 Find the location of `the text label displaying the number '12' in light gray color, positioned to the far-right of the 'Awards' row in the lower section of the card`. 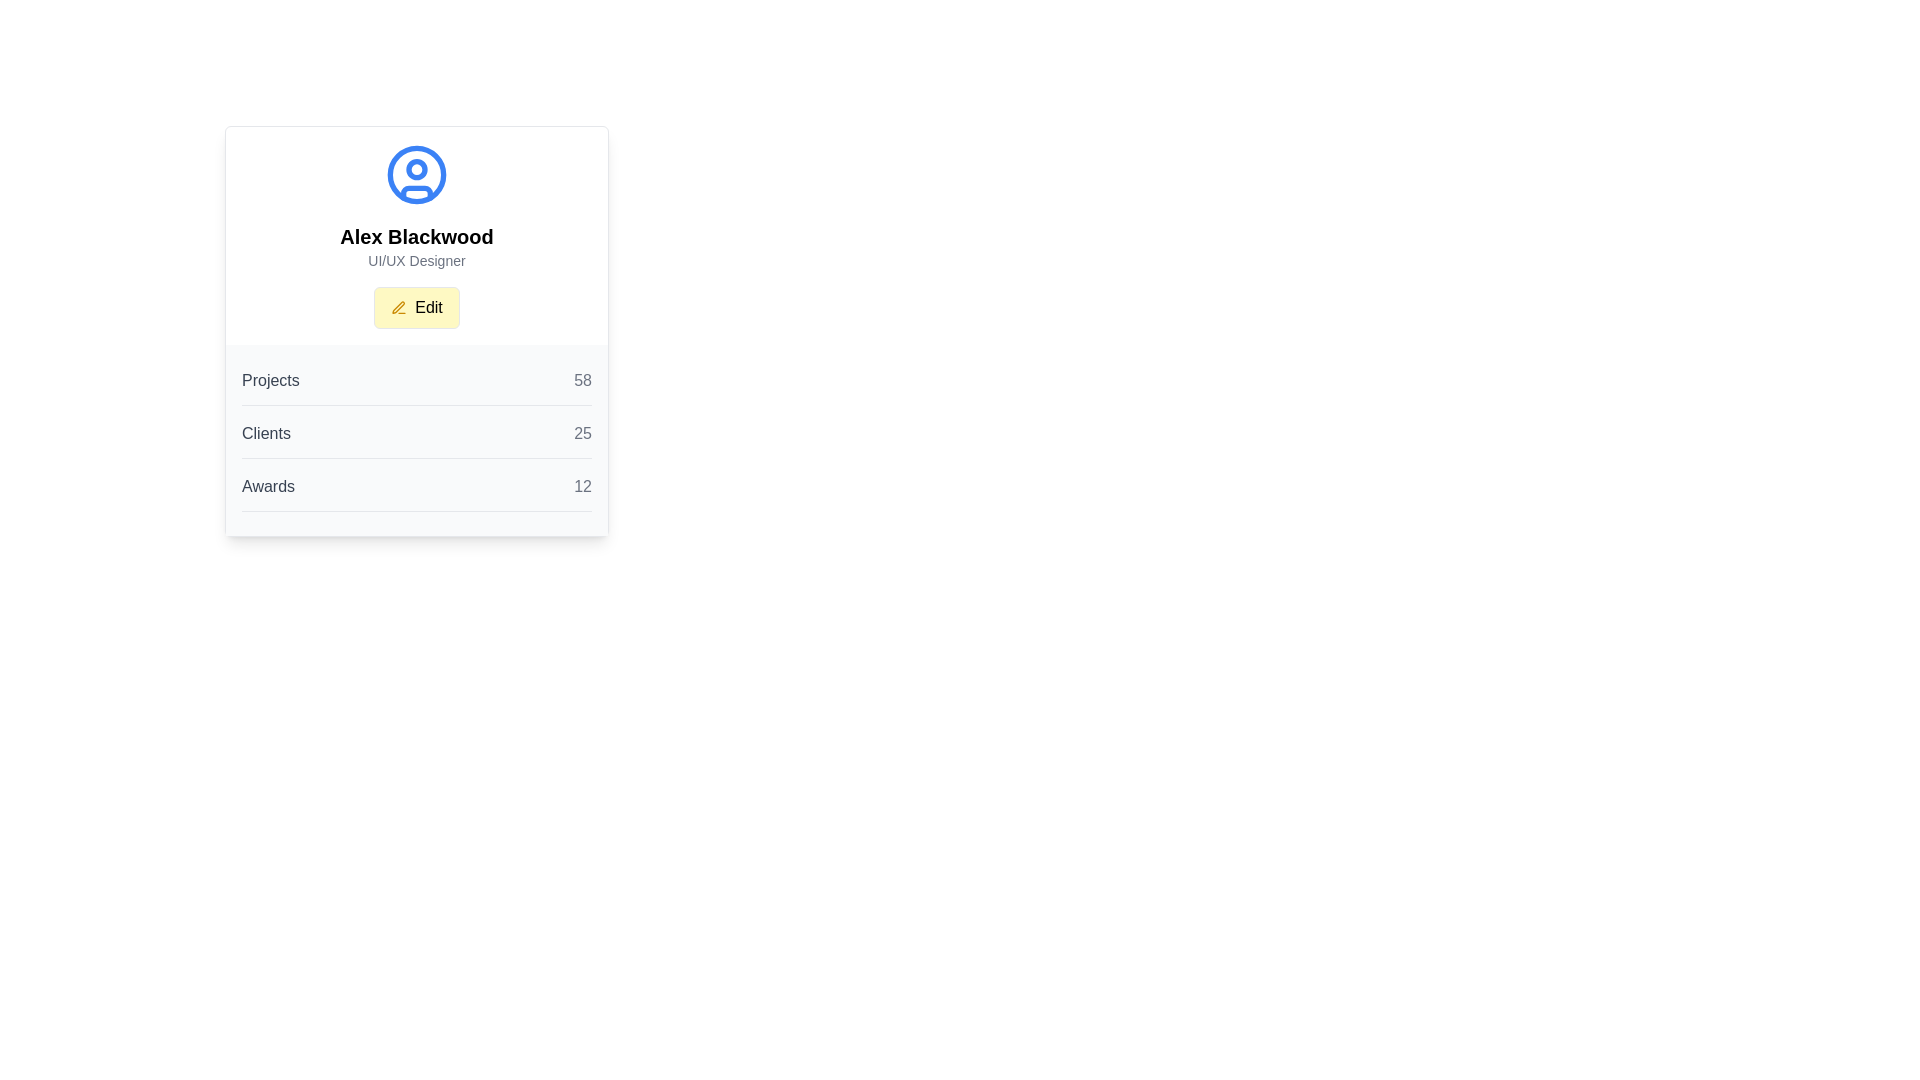

the text label displaying the number '12' in light gray color, positioned to the far-right of the 'Awards' row in the lower section of the card is located at coordinates (582, 486).